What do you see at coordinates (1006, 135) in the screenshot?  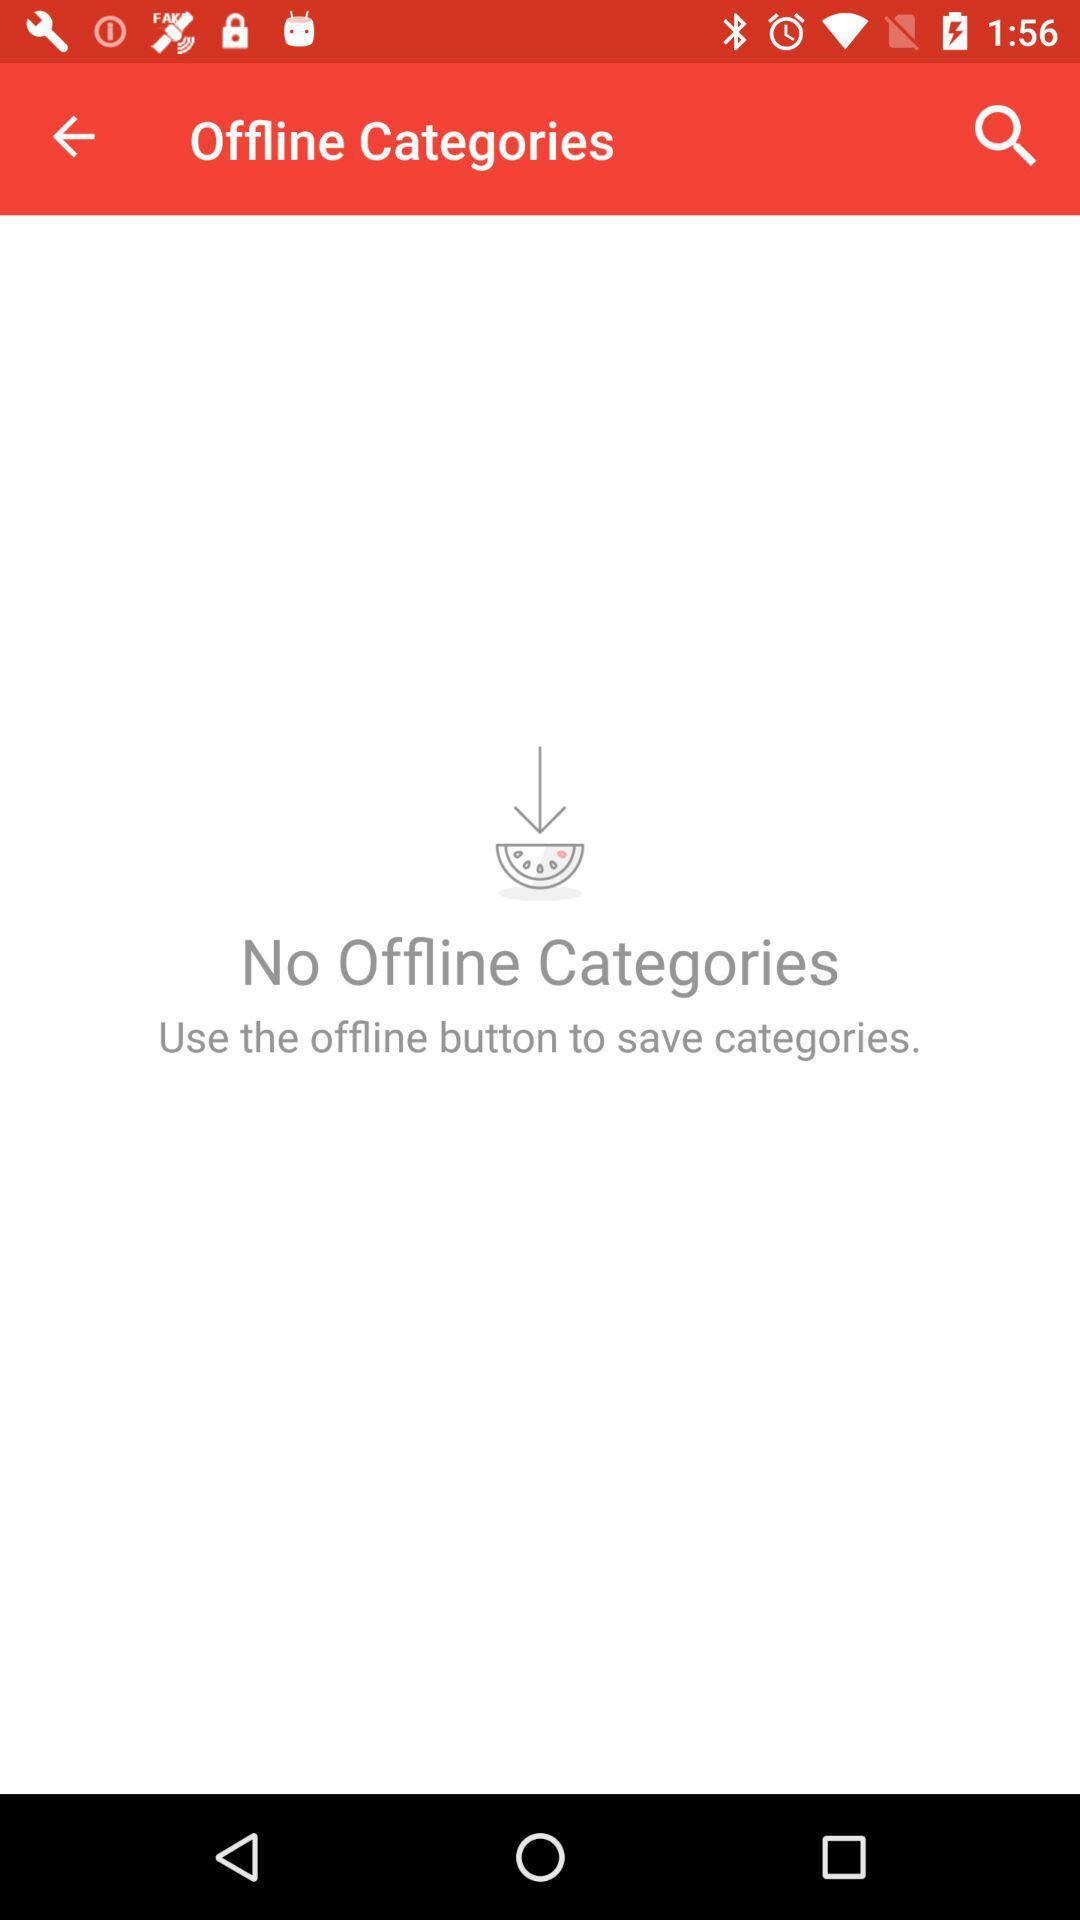 I see `the icon next to offline categories icon` at bounding box center [1006, 135].